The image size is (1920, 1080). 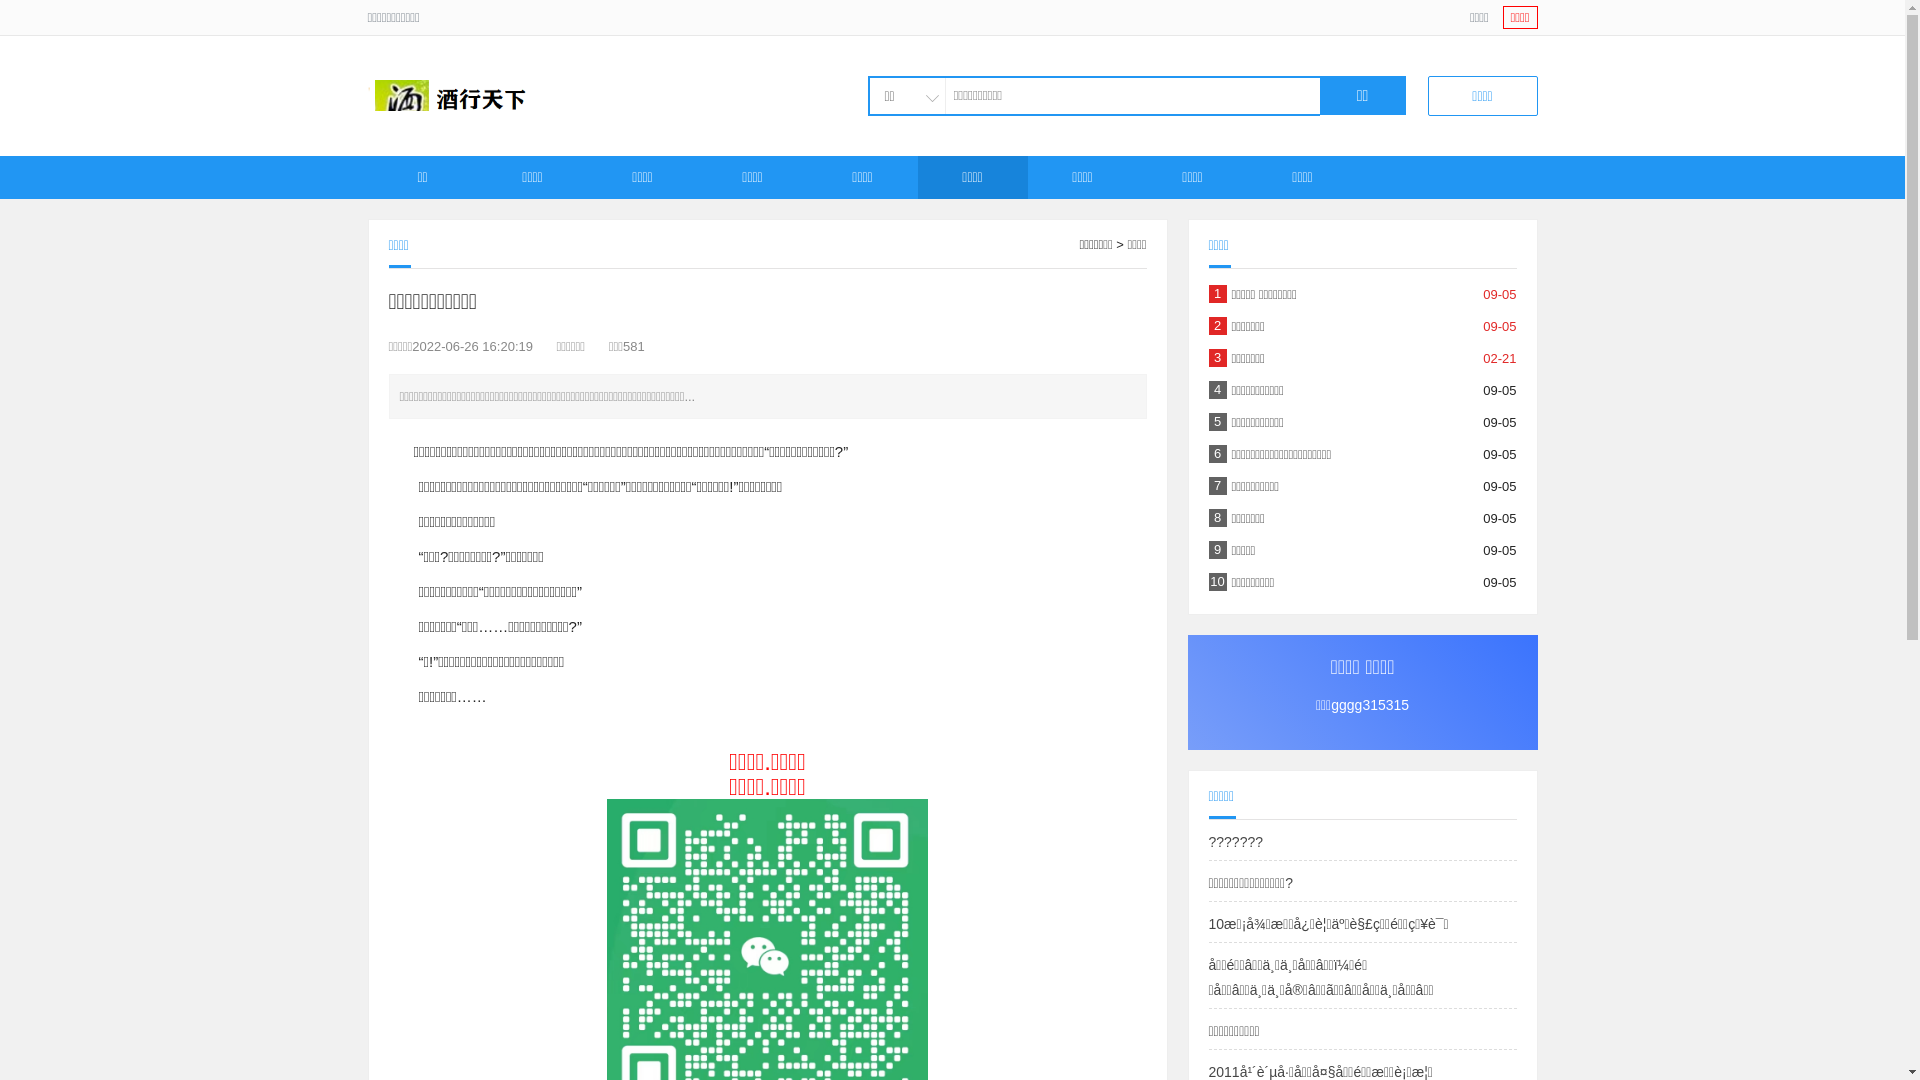 What do you see at coordinates (1207, 841) in the screenshot?
I see `'???????'` at bounding box center [1207, 841].